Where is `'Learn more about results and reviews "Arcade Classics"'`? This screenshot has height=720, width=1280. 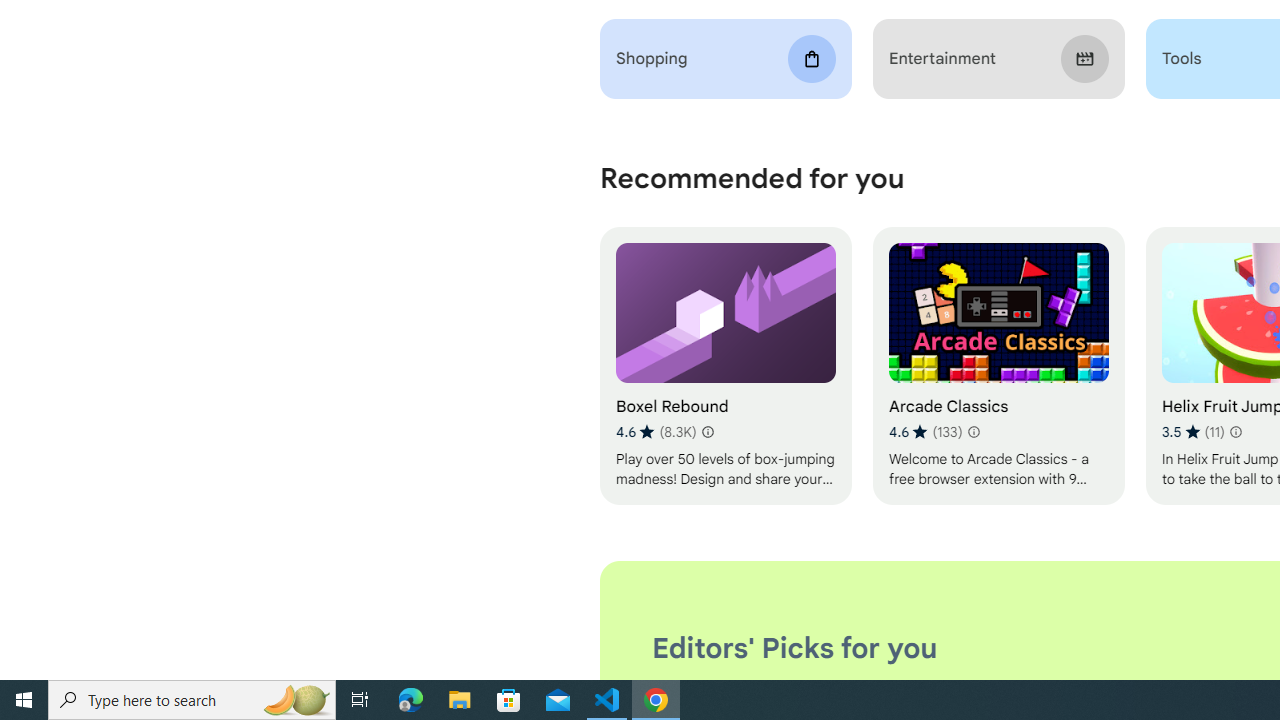 'Learn more about results and reviews "Arcade Classics"' is located at coordinates (972, 431).